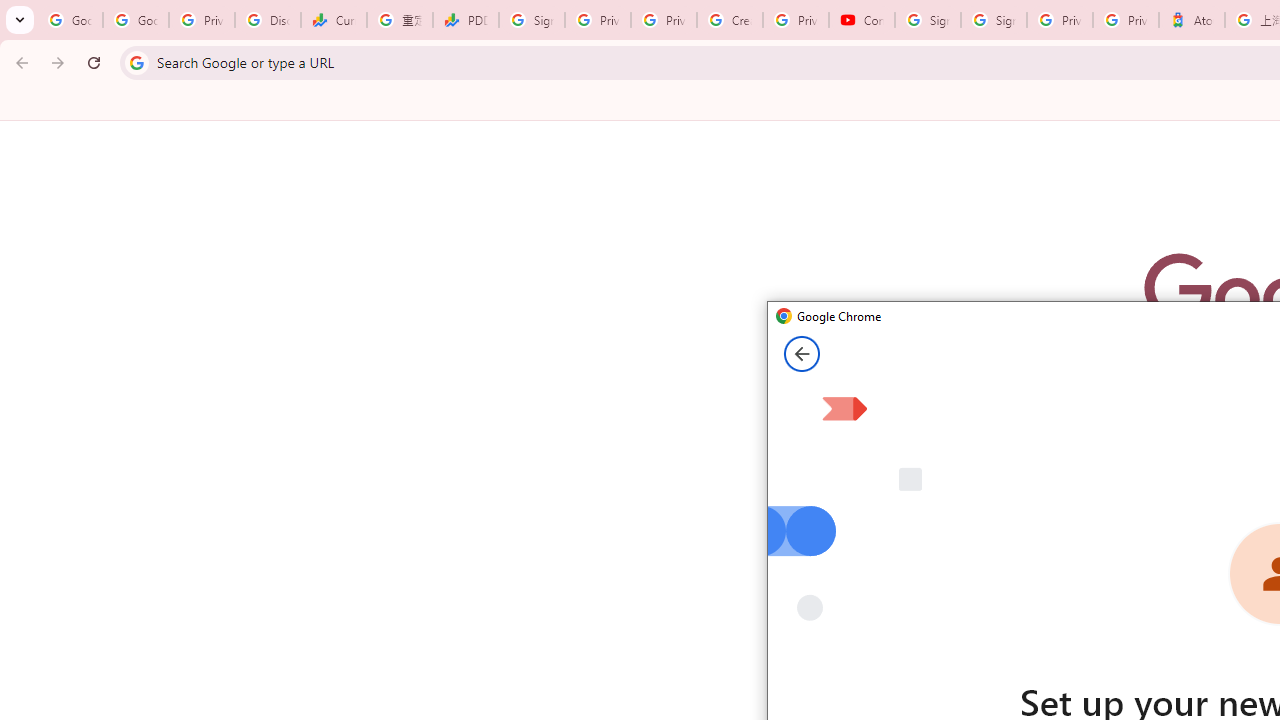  What do you see at coordinates (729, 20) in the screenshot?
I see `'Create your Google Account'` at bounding box center [729, 20].